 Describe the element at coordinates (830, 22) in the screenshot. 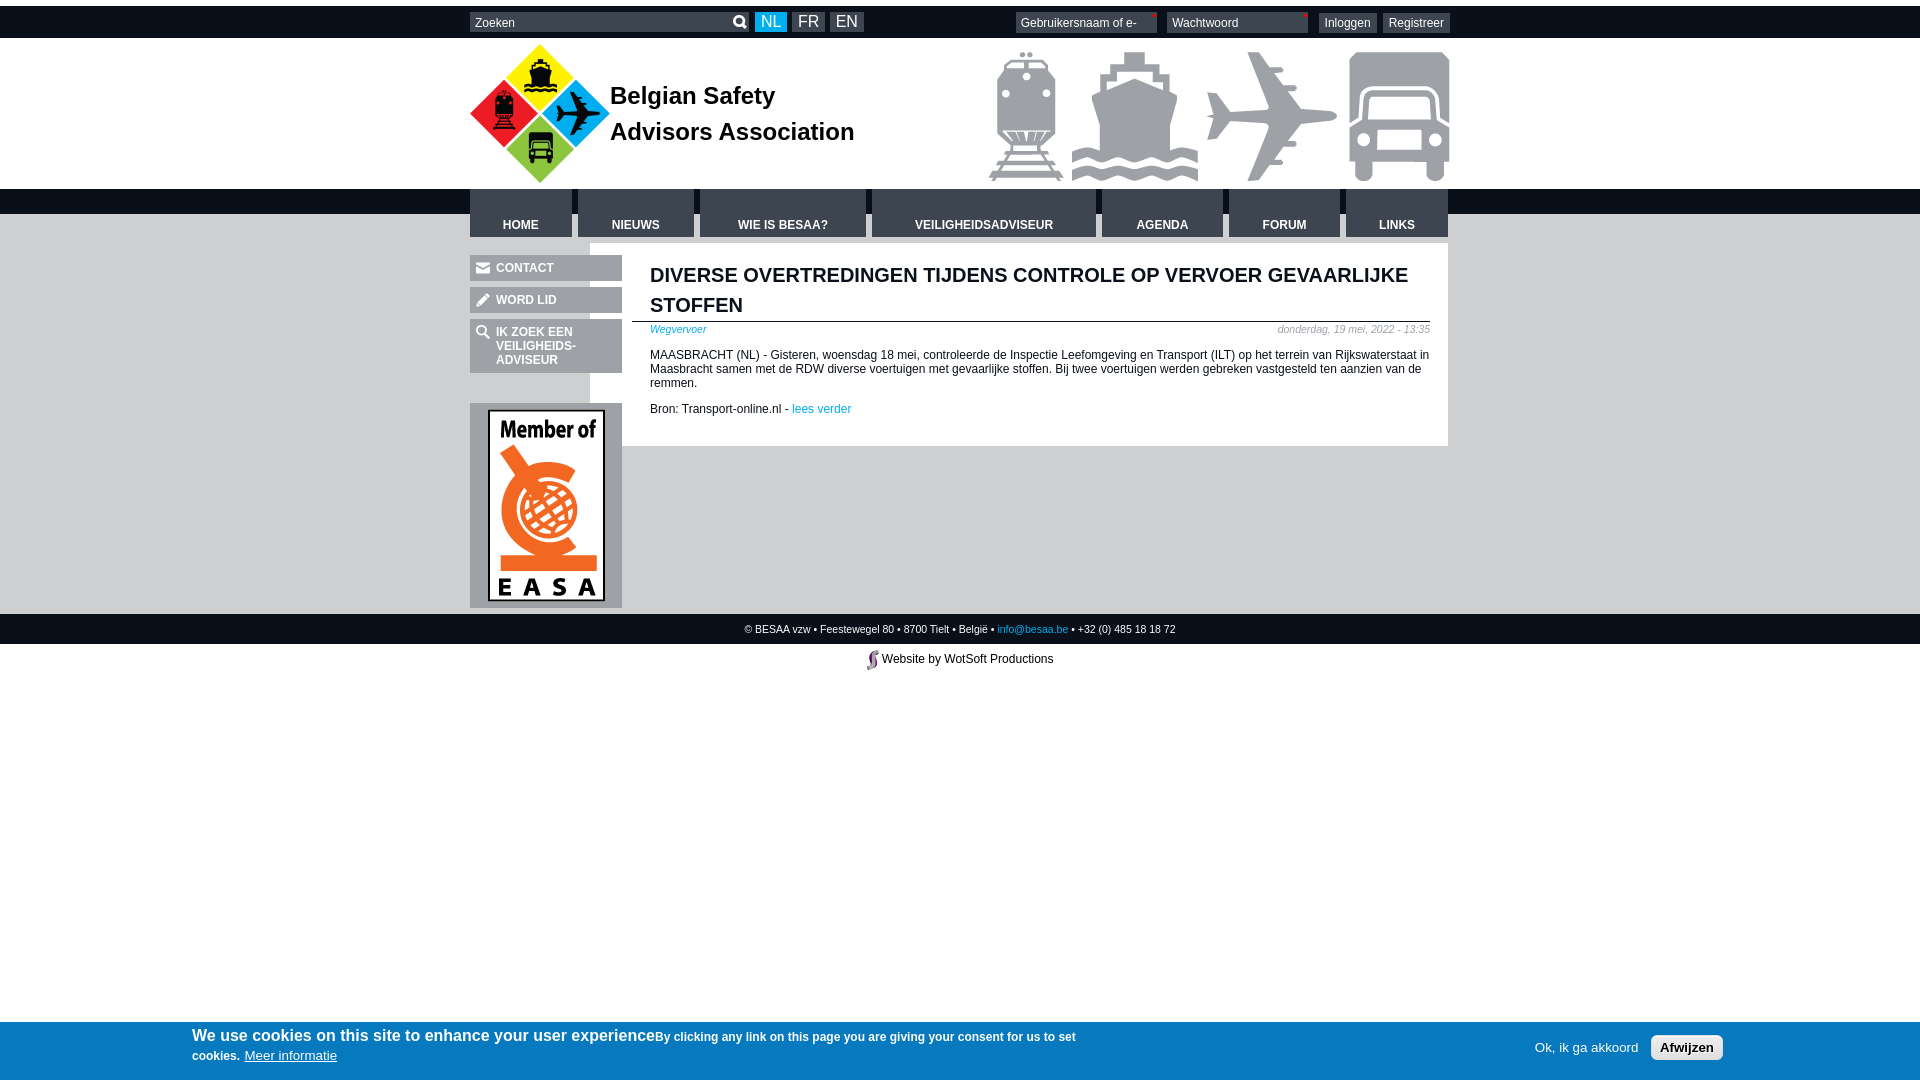

I see `'EN'` at that location.